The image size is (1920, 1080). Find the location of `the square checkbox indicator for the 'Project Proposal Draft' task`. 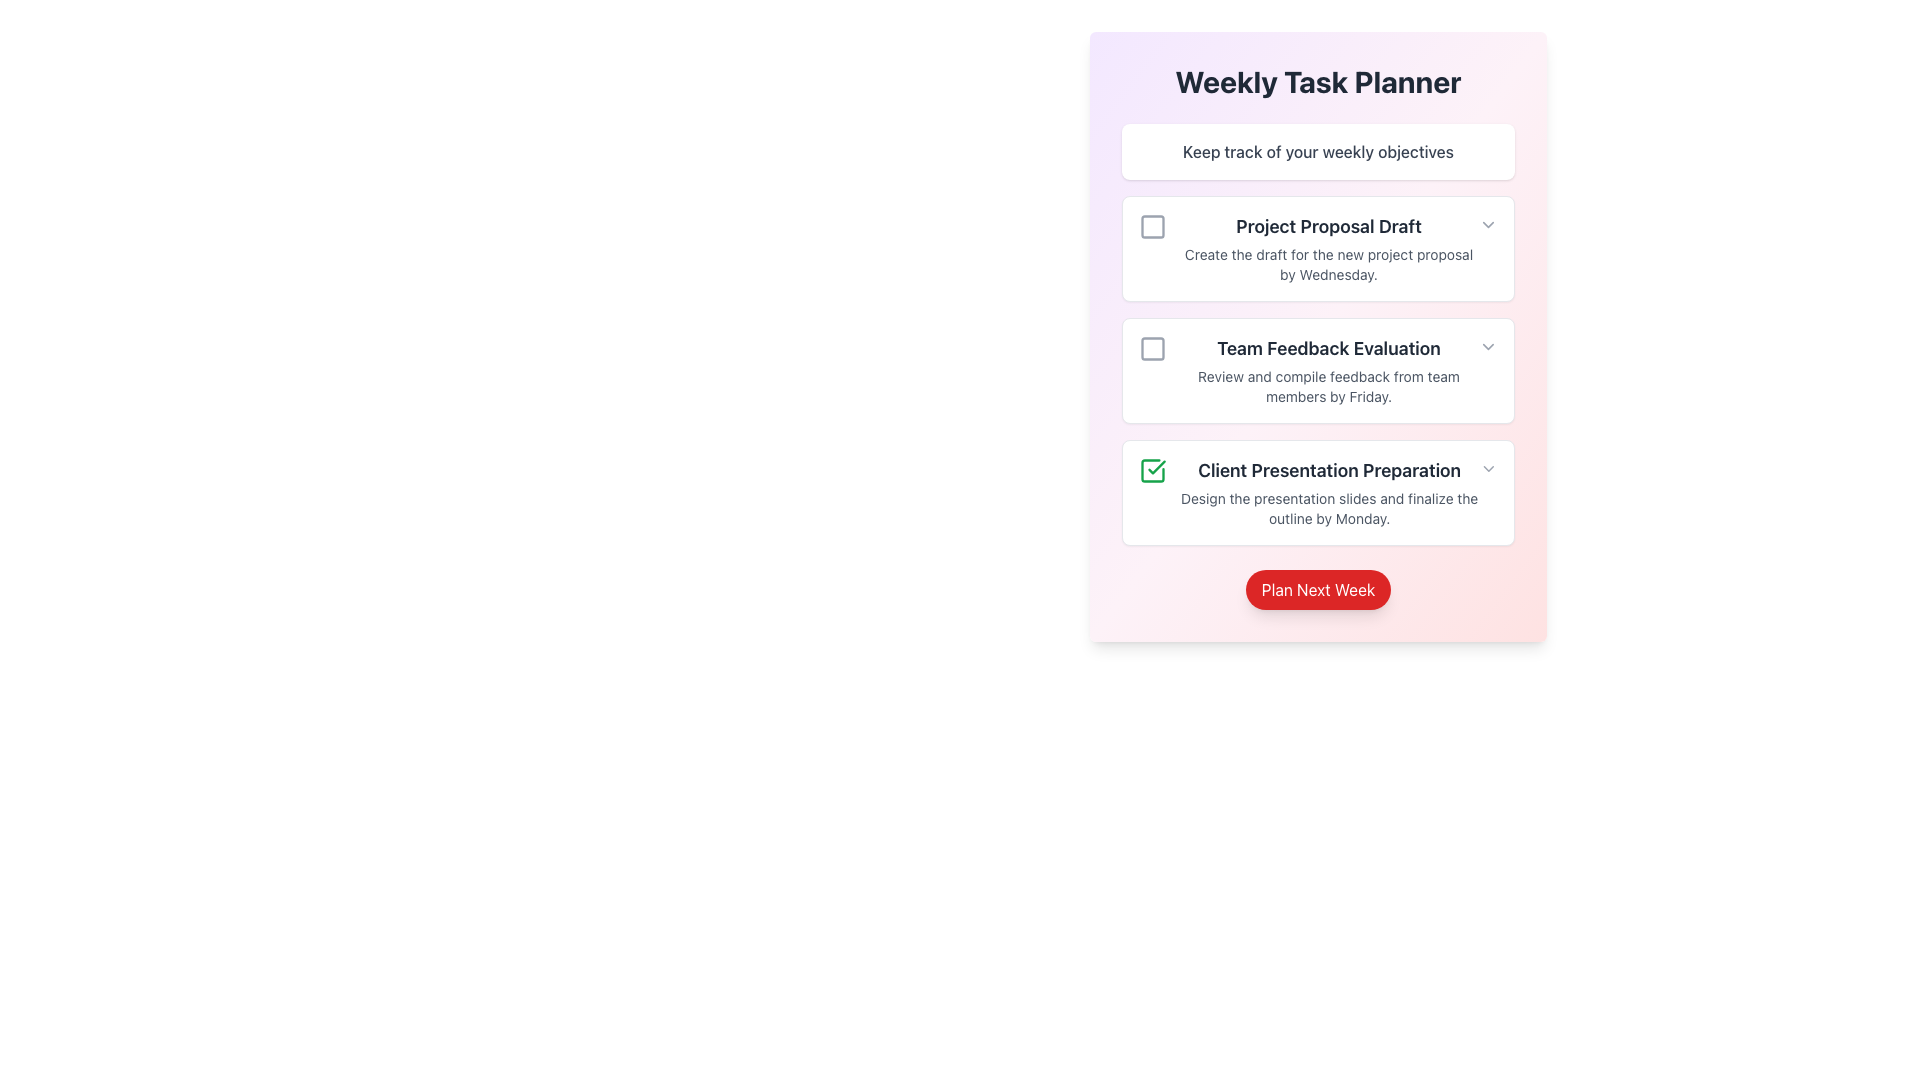

the square checkbox indicator for the 'Project Proposal Draft' task is located at coordinates (1152, 226).